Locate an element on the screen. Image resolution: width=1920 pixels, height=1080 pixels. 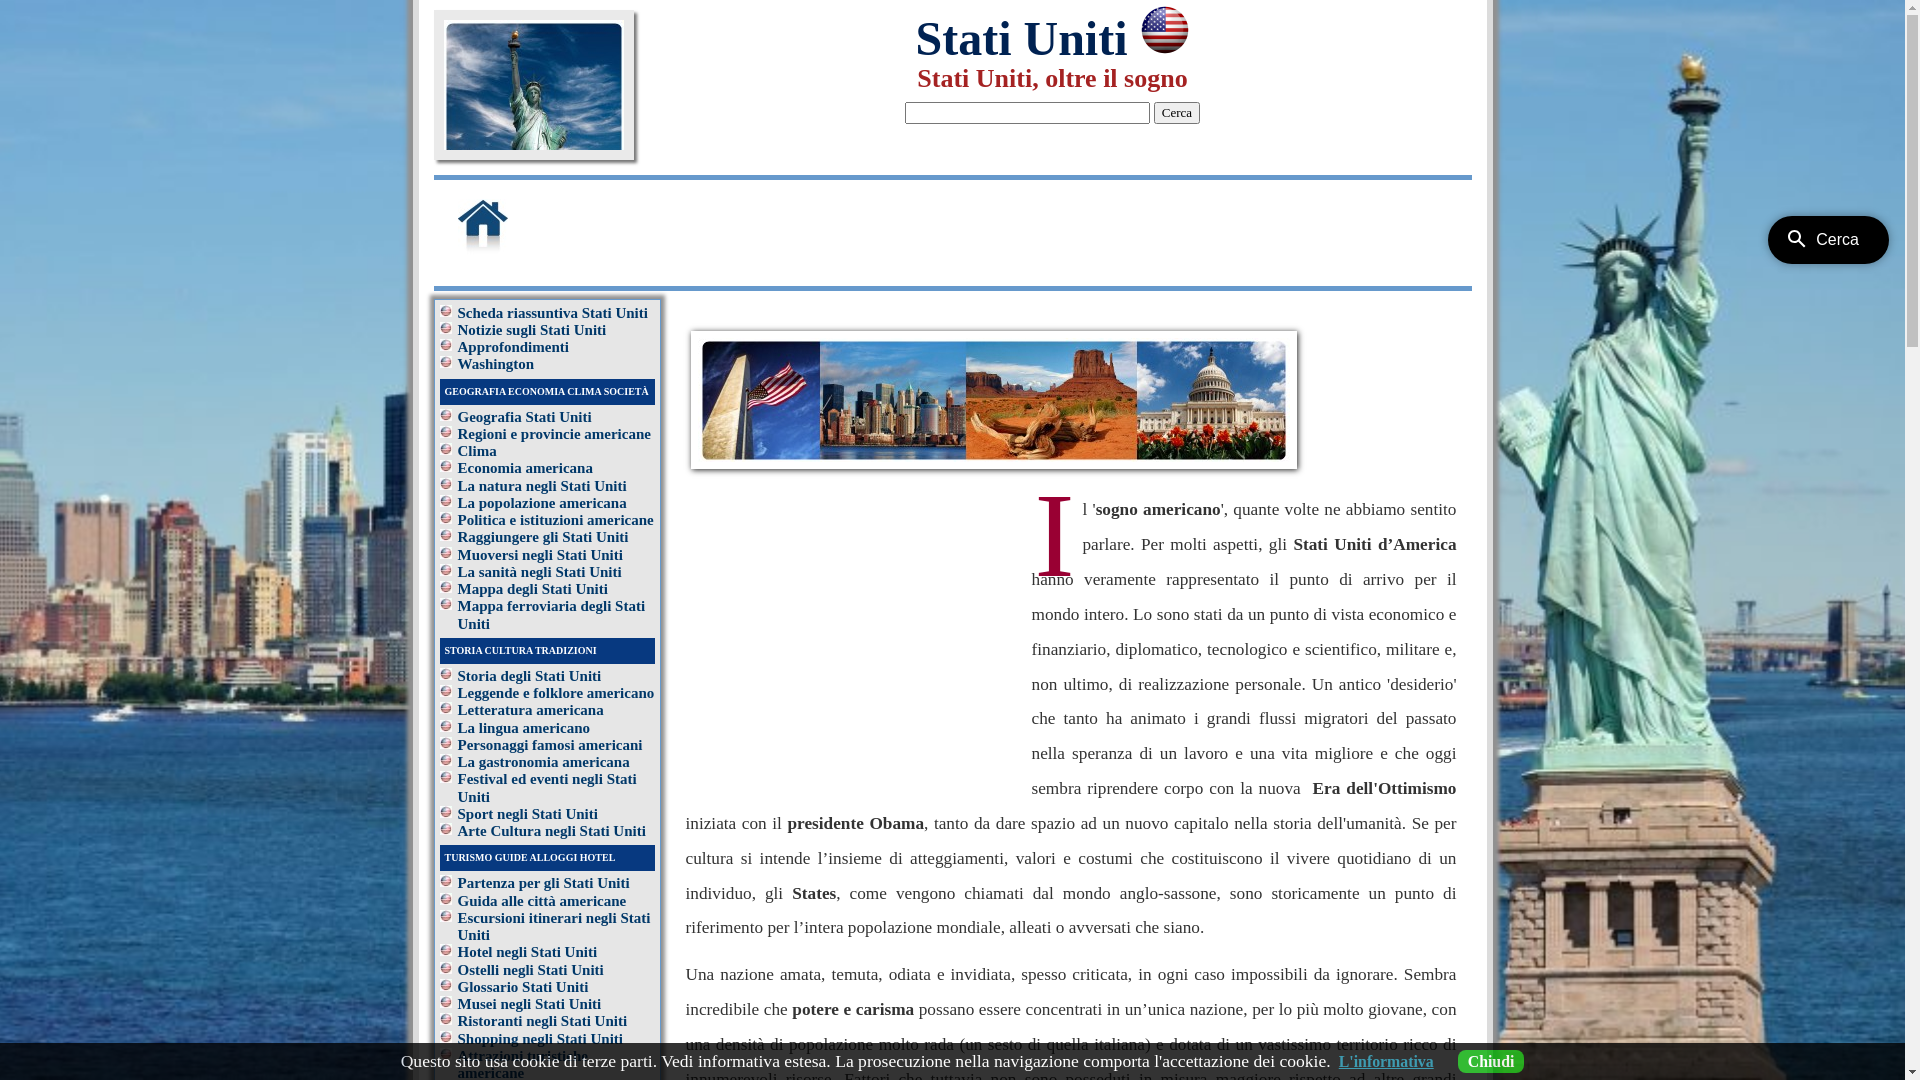
'Storia degli Stati Uniti' is located at coordinates (456, 675).